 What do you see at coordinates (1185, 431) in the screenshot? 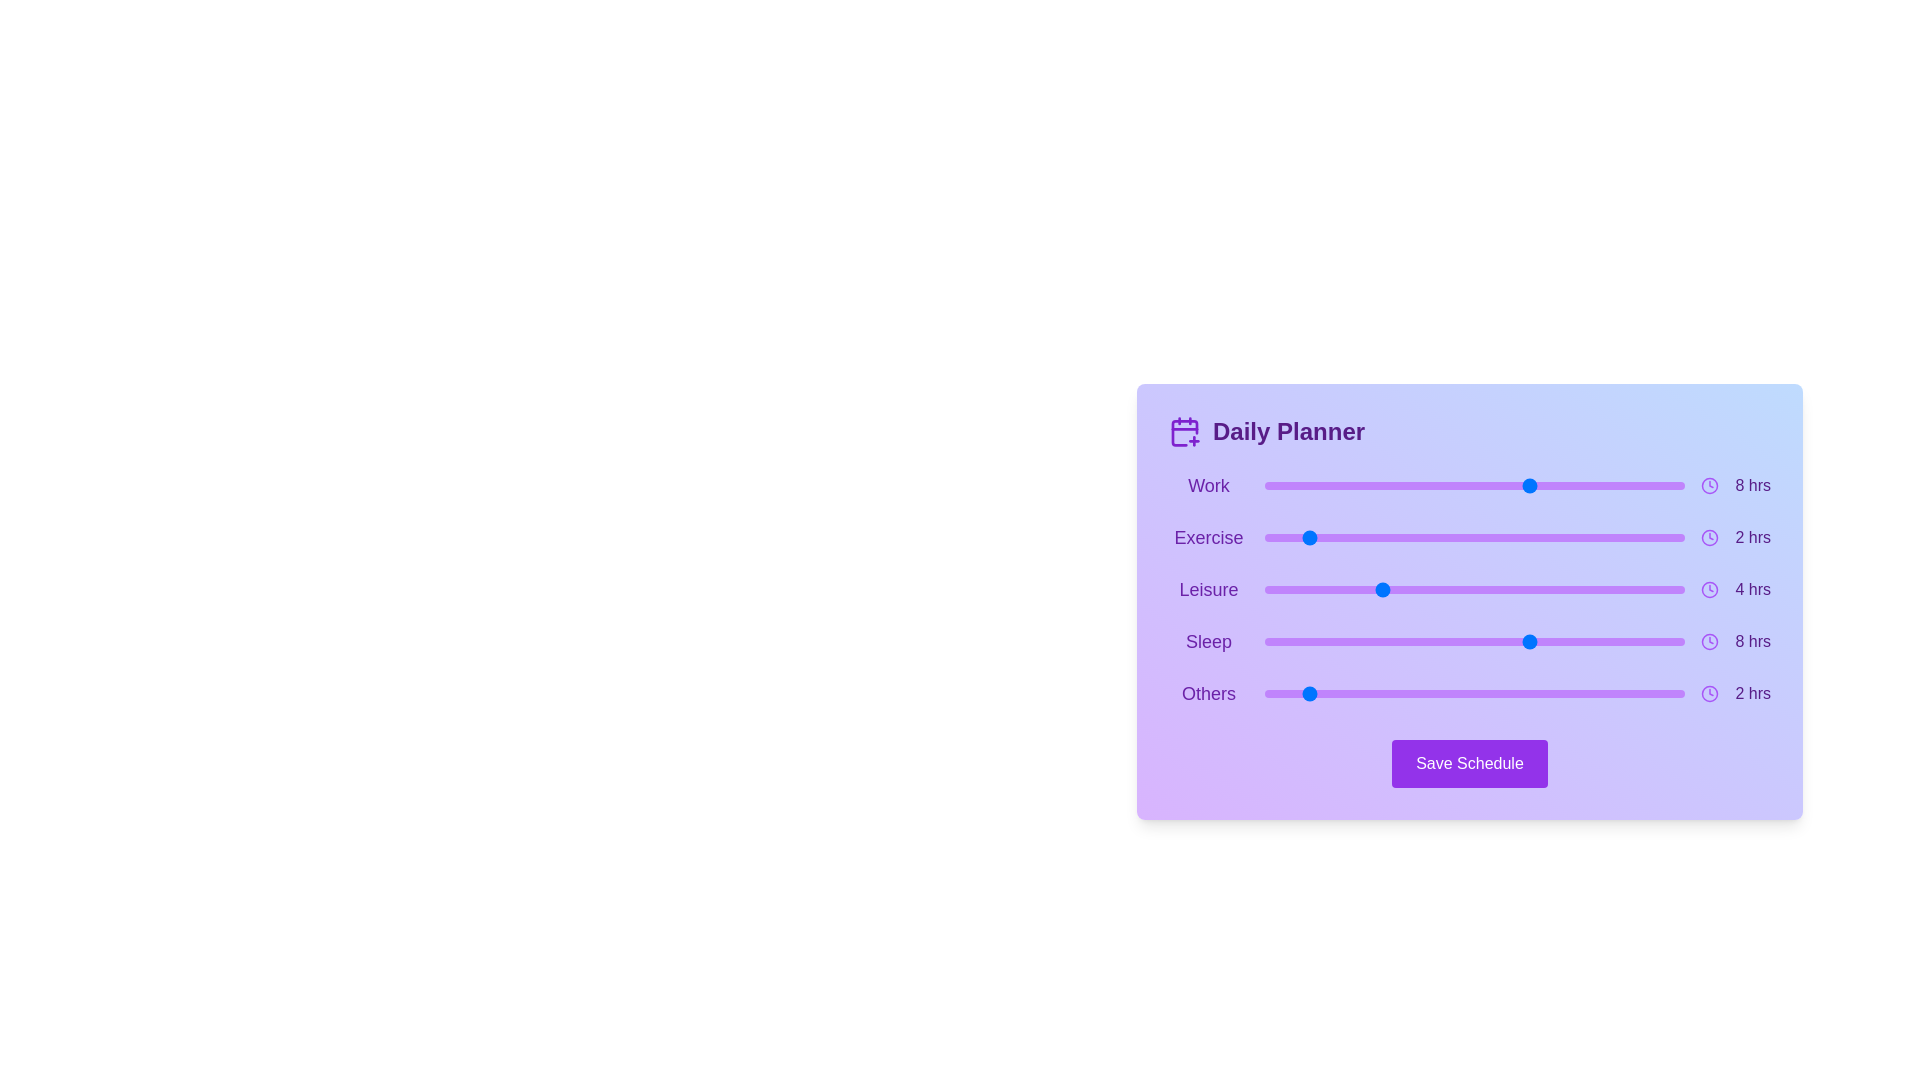
I see `the calendar icon in the header` at bounding box center [1185, 431].